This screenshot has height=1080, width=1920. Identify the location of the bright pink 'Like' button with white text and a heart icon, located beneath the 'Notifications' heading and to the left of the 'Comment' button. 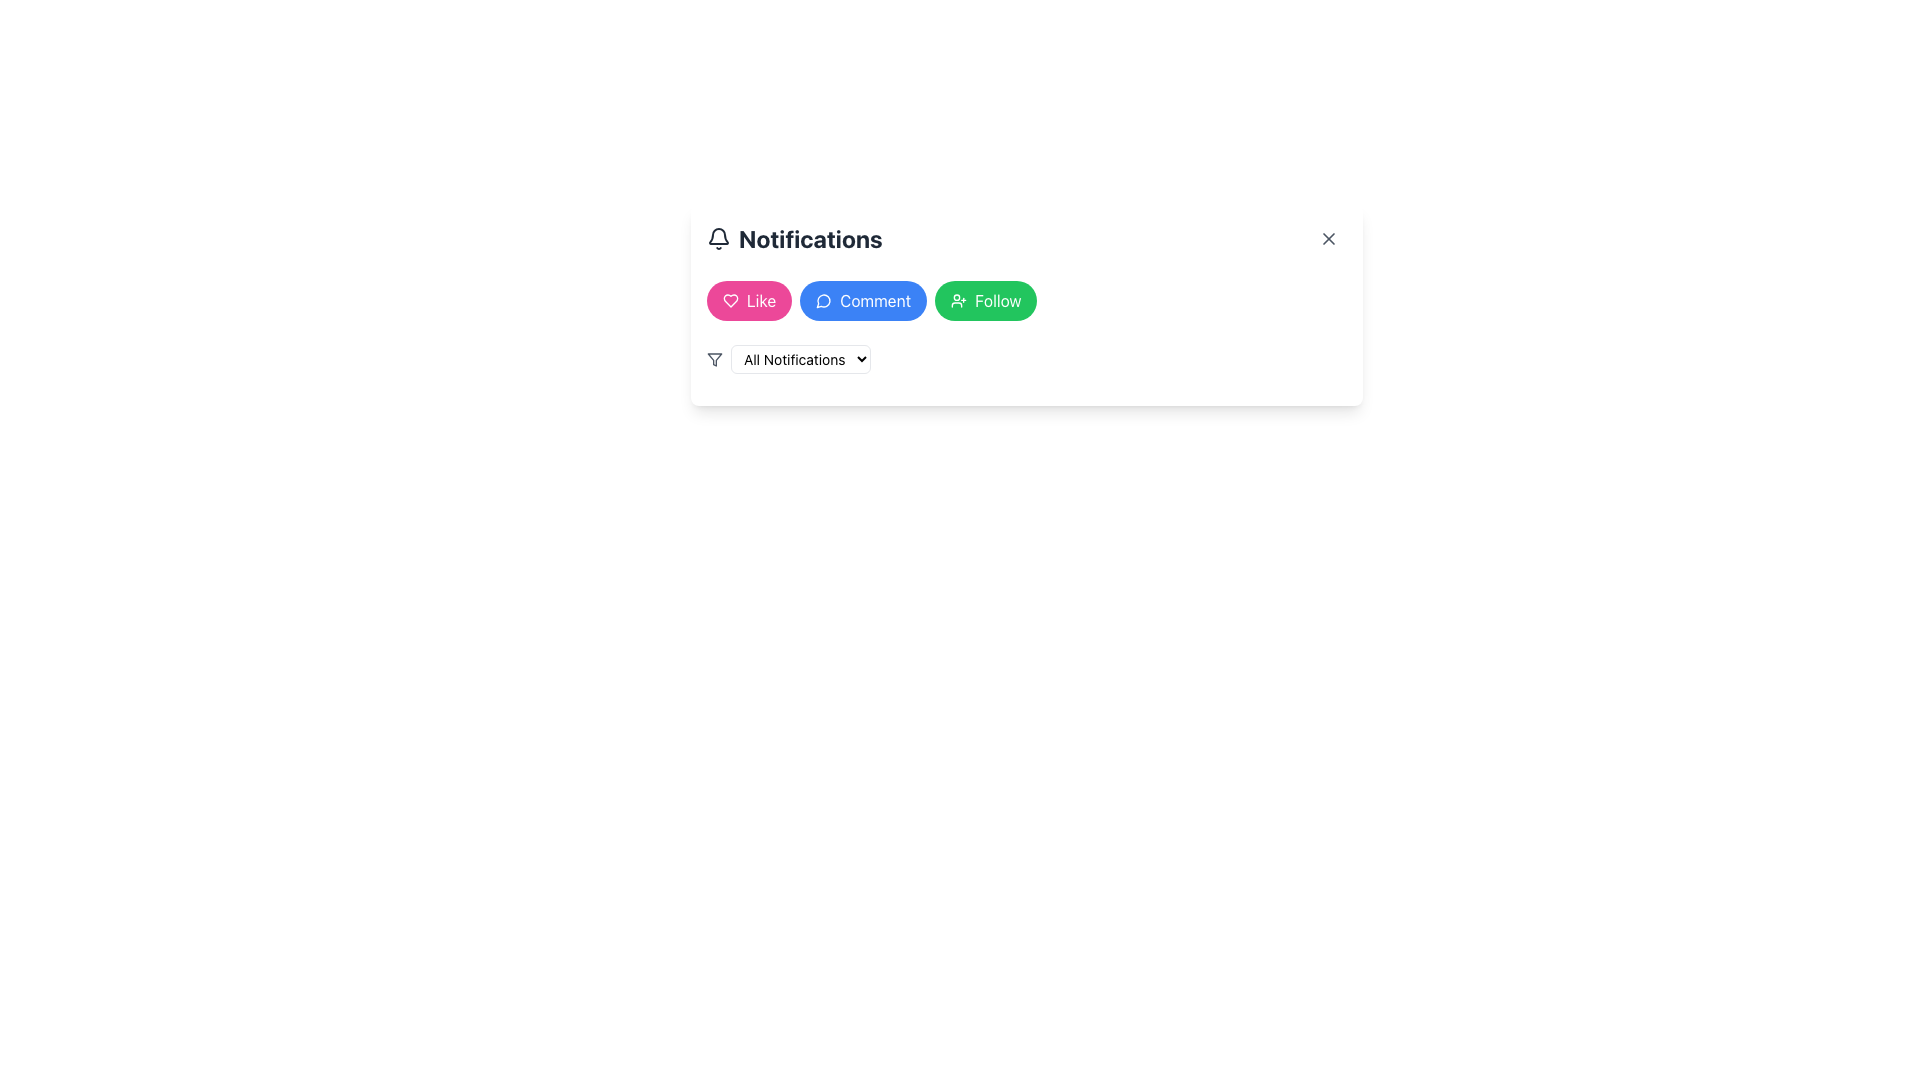
(748, 300).